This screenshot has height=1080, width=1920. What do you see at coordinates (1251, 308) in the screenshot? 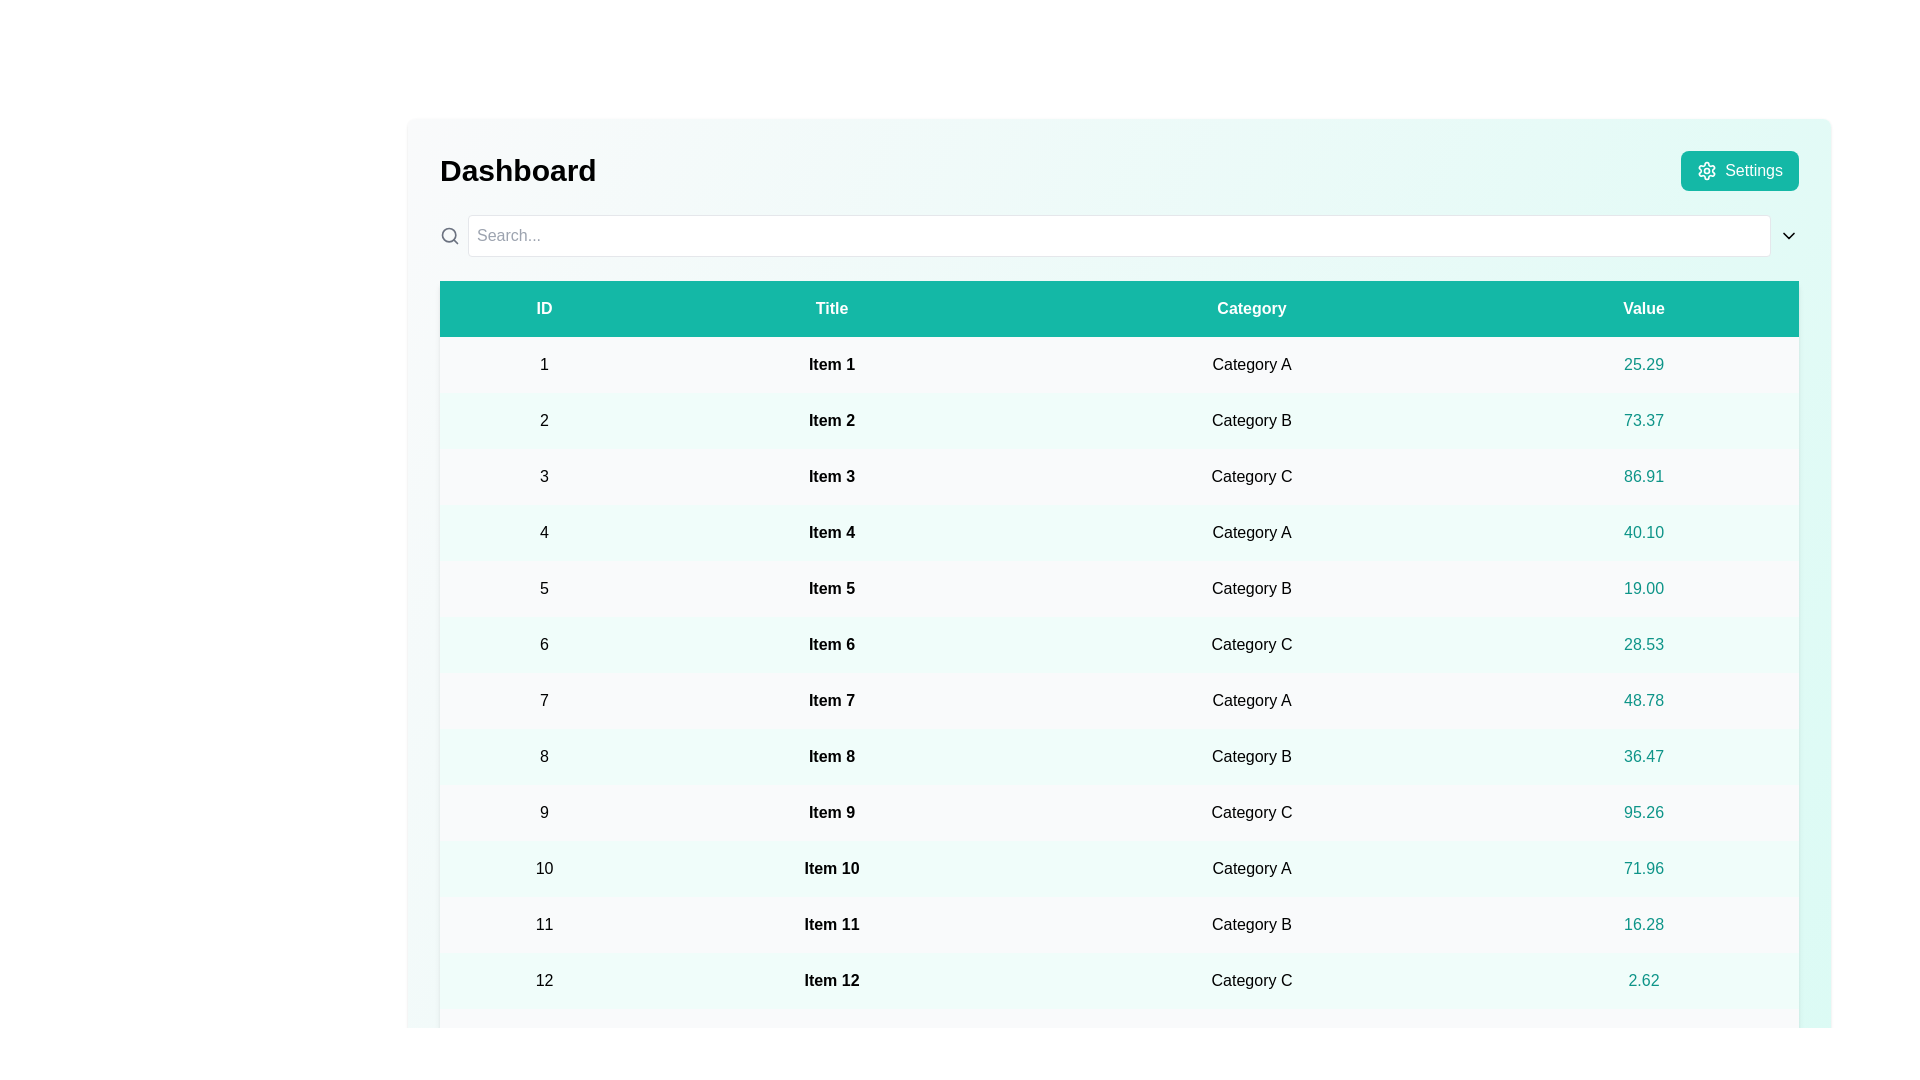
I see `the Category header to sort the table data` at bounding box center [1251, 308].